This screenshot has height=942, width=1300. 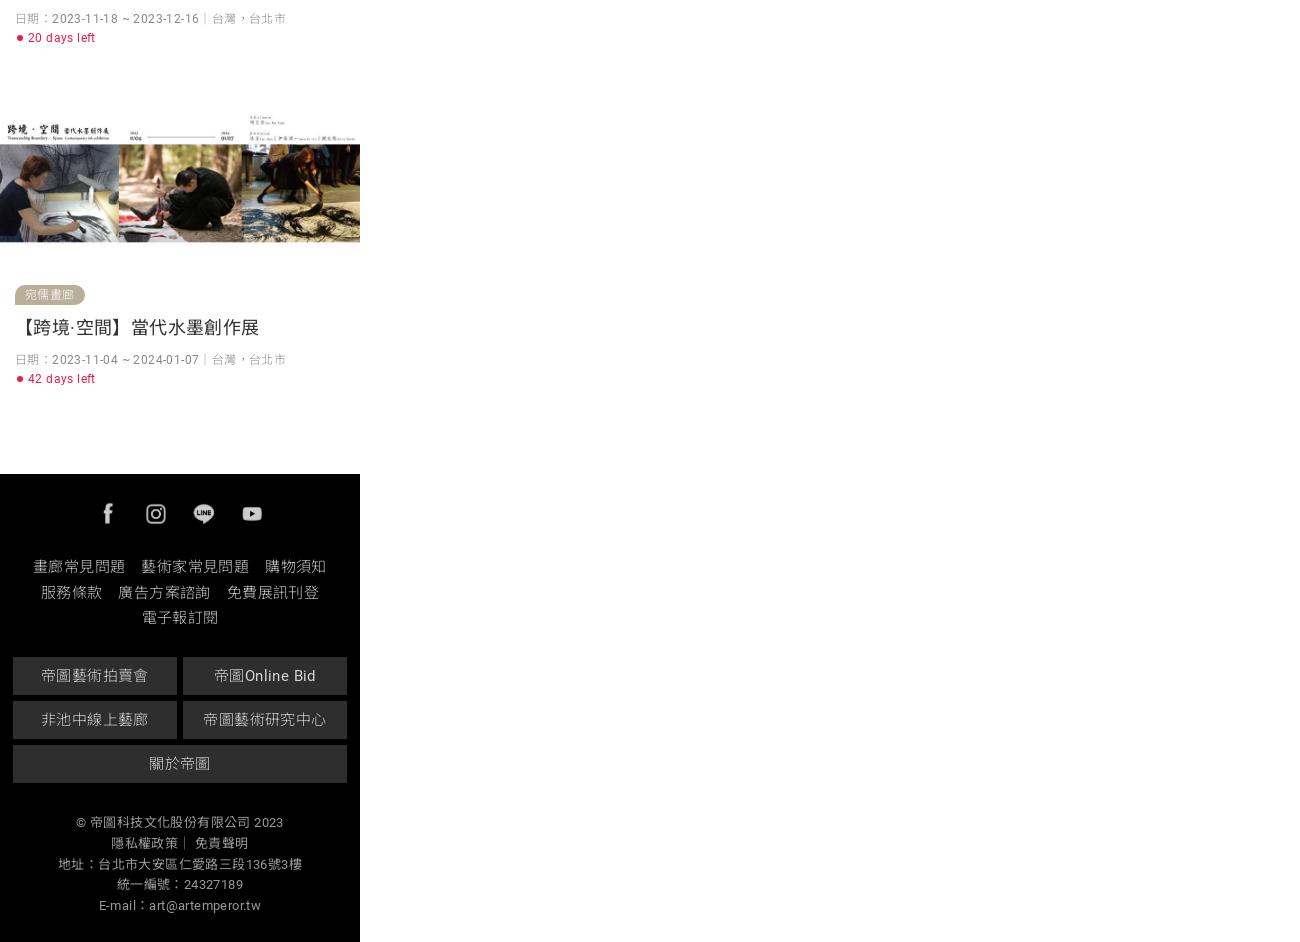 What do you see at coordinates (179, 821) in the screenshot?
I see `'© 帝圖科技文化股份有限公司 2023'` at bounding box center [179, 821].